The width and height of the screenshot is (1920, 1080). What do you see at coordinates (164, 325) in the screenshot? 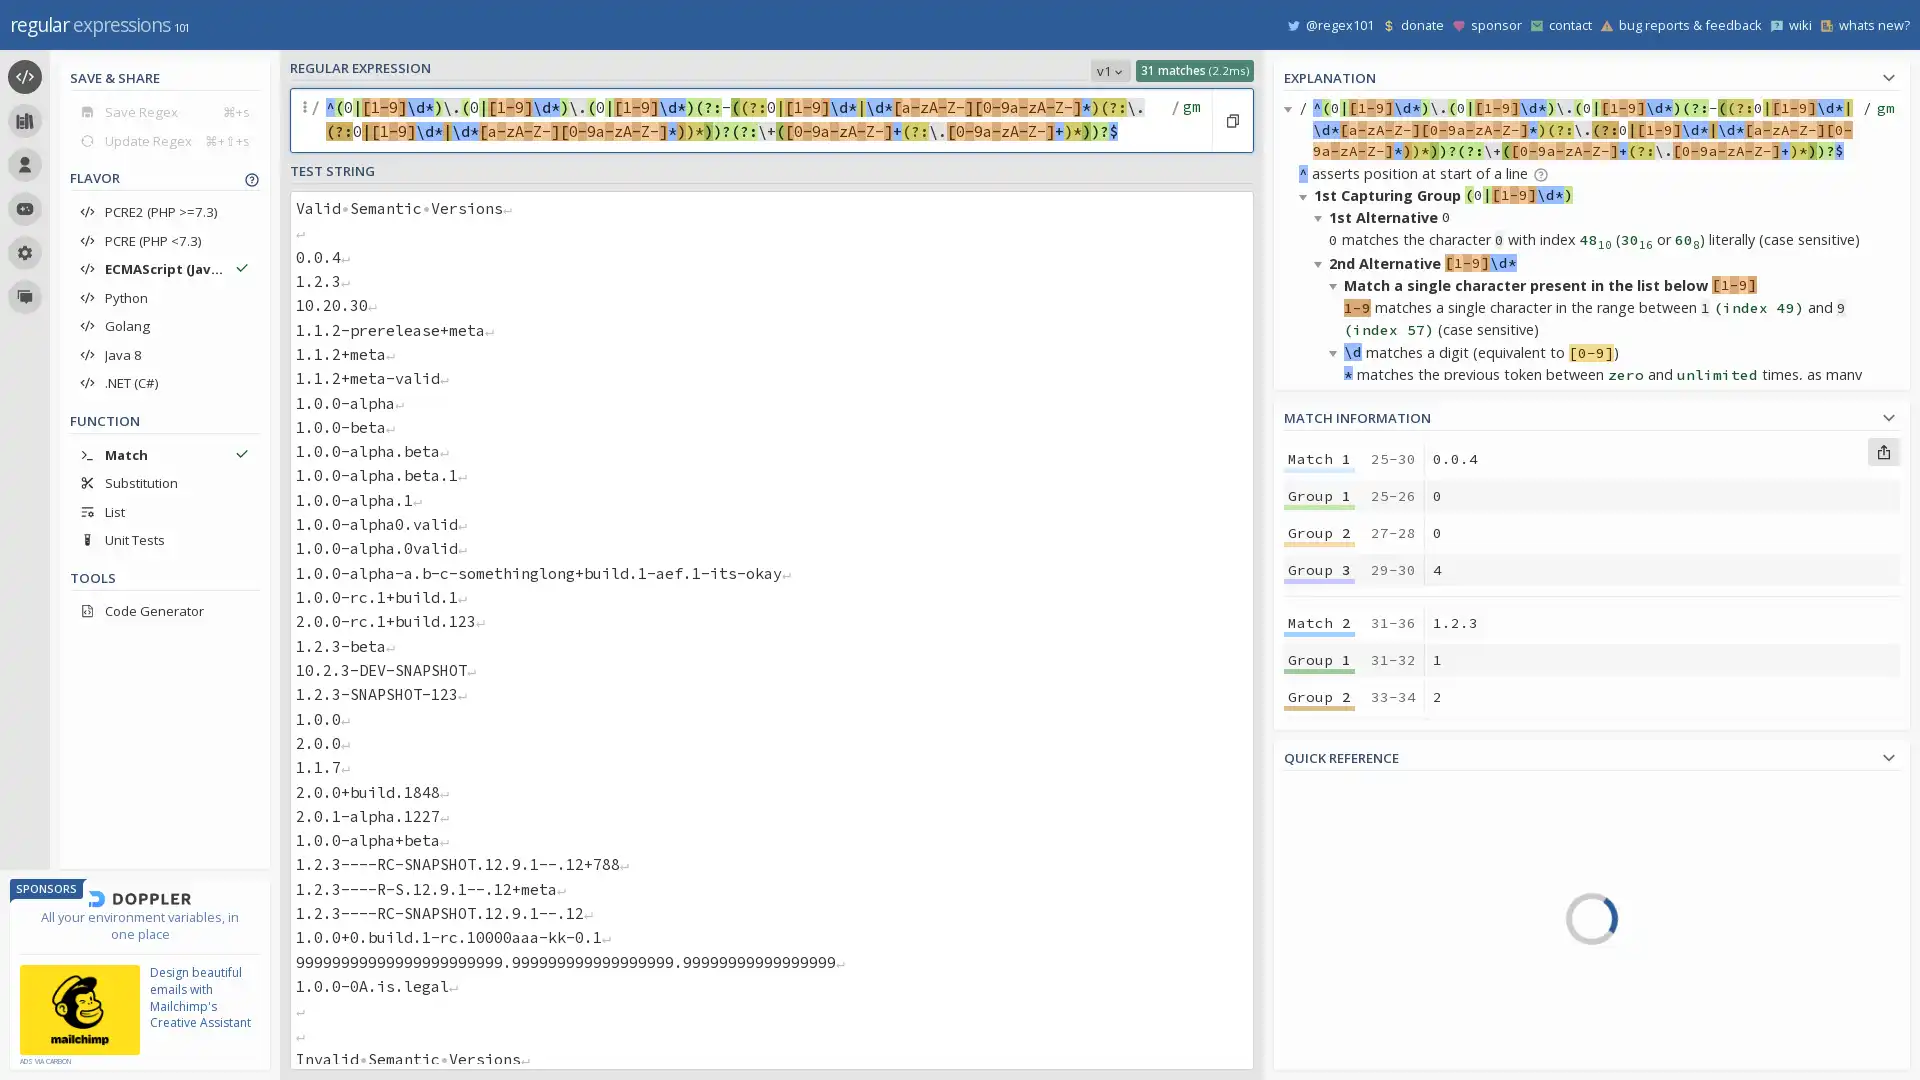
I see `Golang` at bounding box center [164, 325].